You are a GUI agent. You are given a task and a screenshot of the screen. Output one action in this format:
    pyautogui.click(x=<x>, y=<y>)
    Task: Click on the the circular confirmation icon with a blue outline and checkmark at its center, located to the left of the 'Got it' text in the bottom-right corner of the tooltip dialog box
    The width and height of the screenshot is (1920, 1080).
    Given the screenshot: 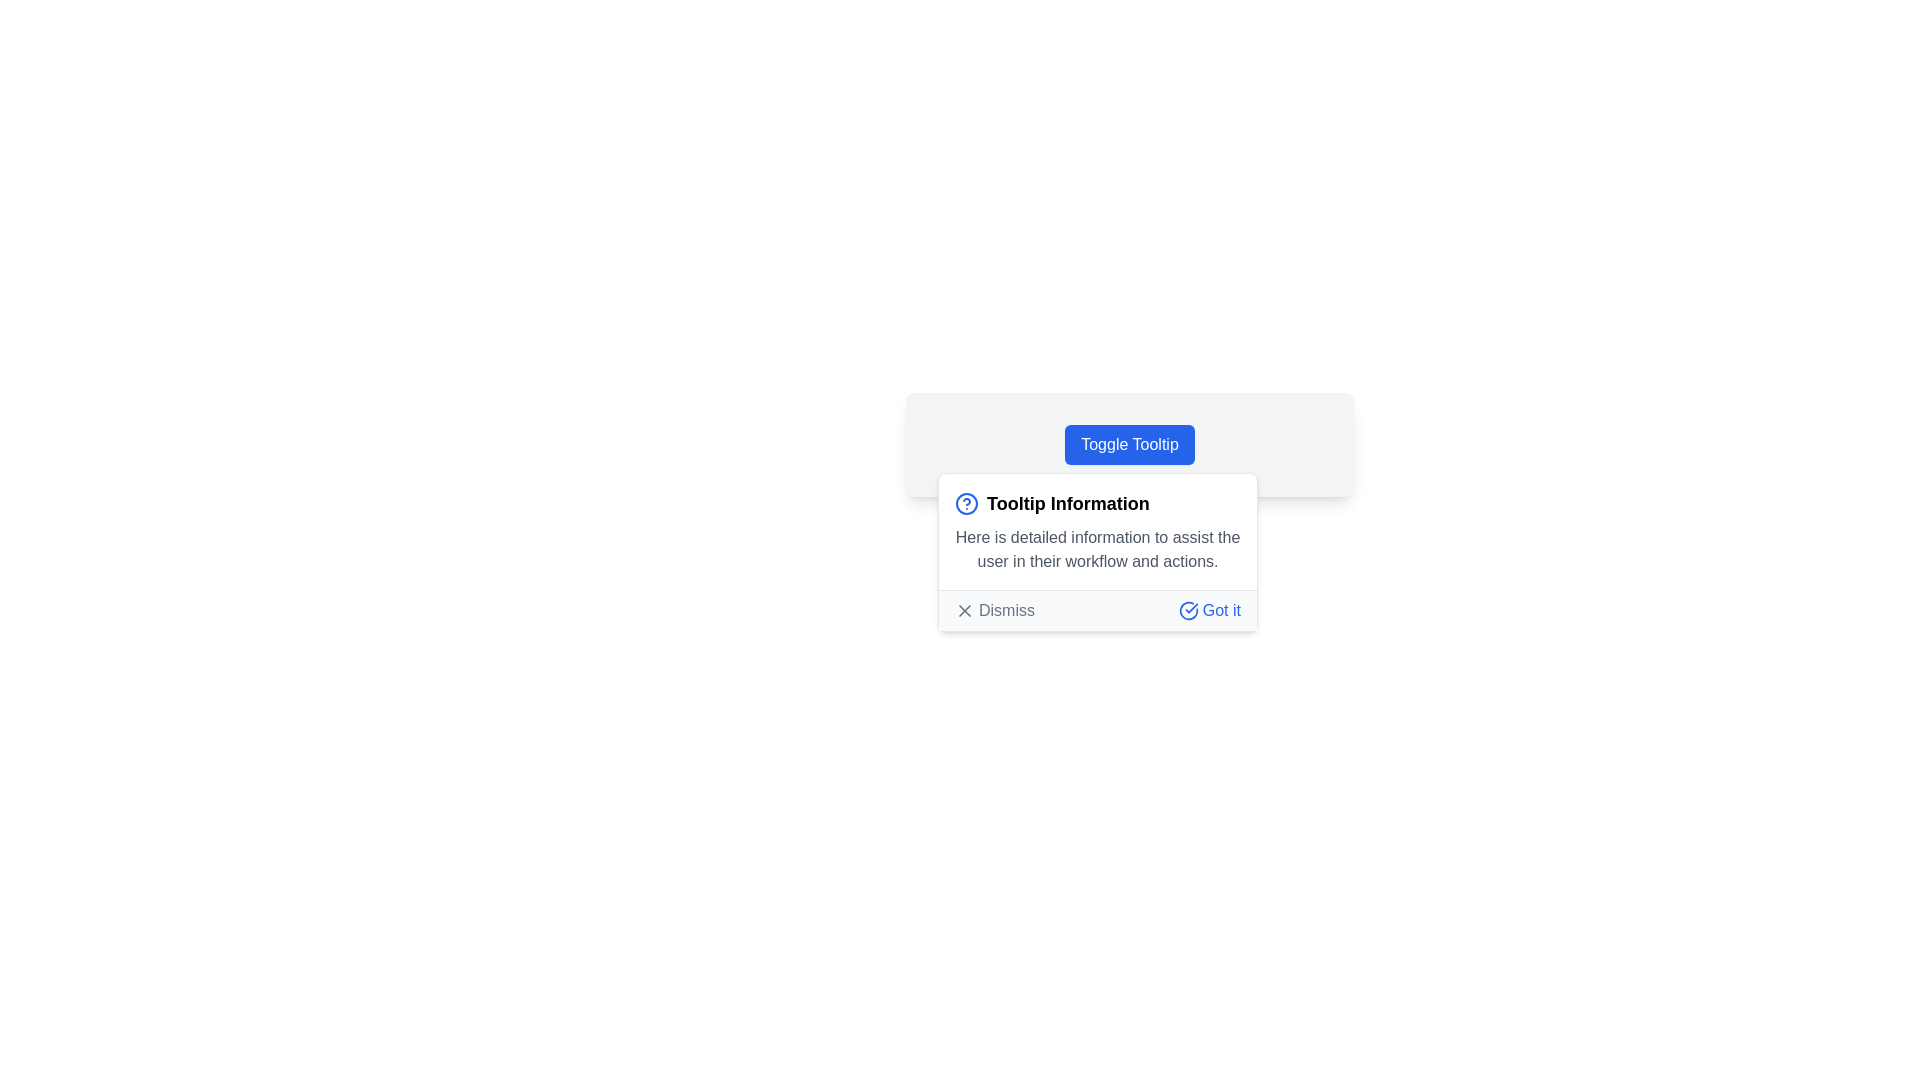 What is the action you would take?
    pyautogui.click(x=1188, y=609)
    